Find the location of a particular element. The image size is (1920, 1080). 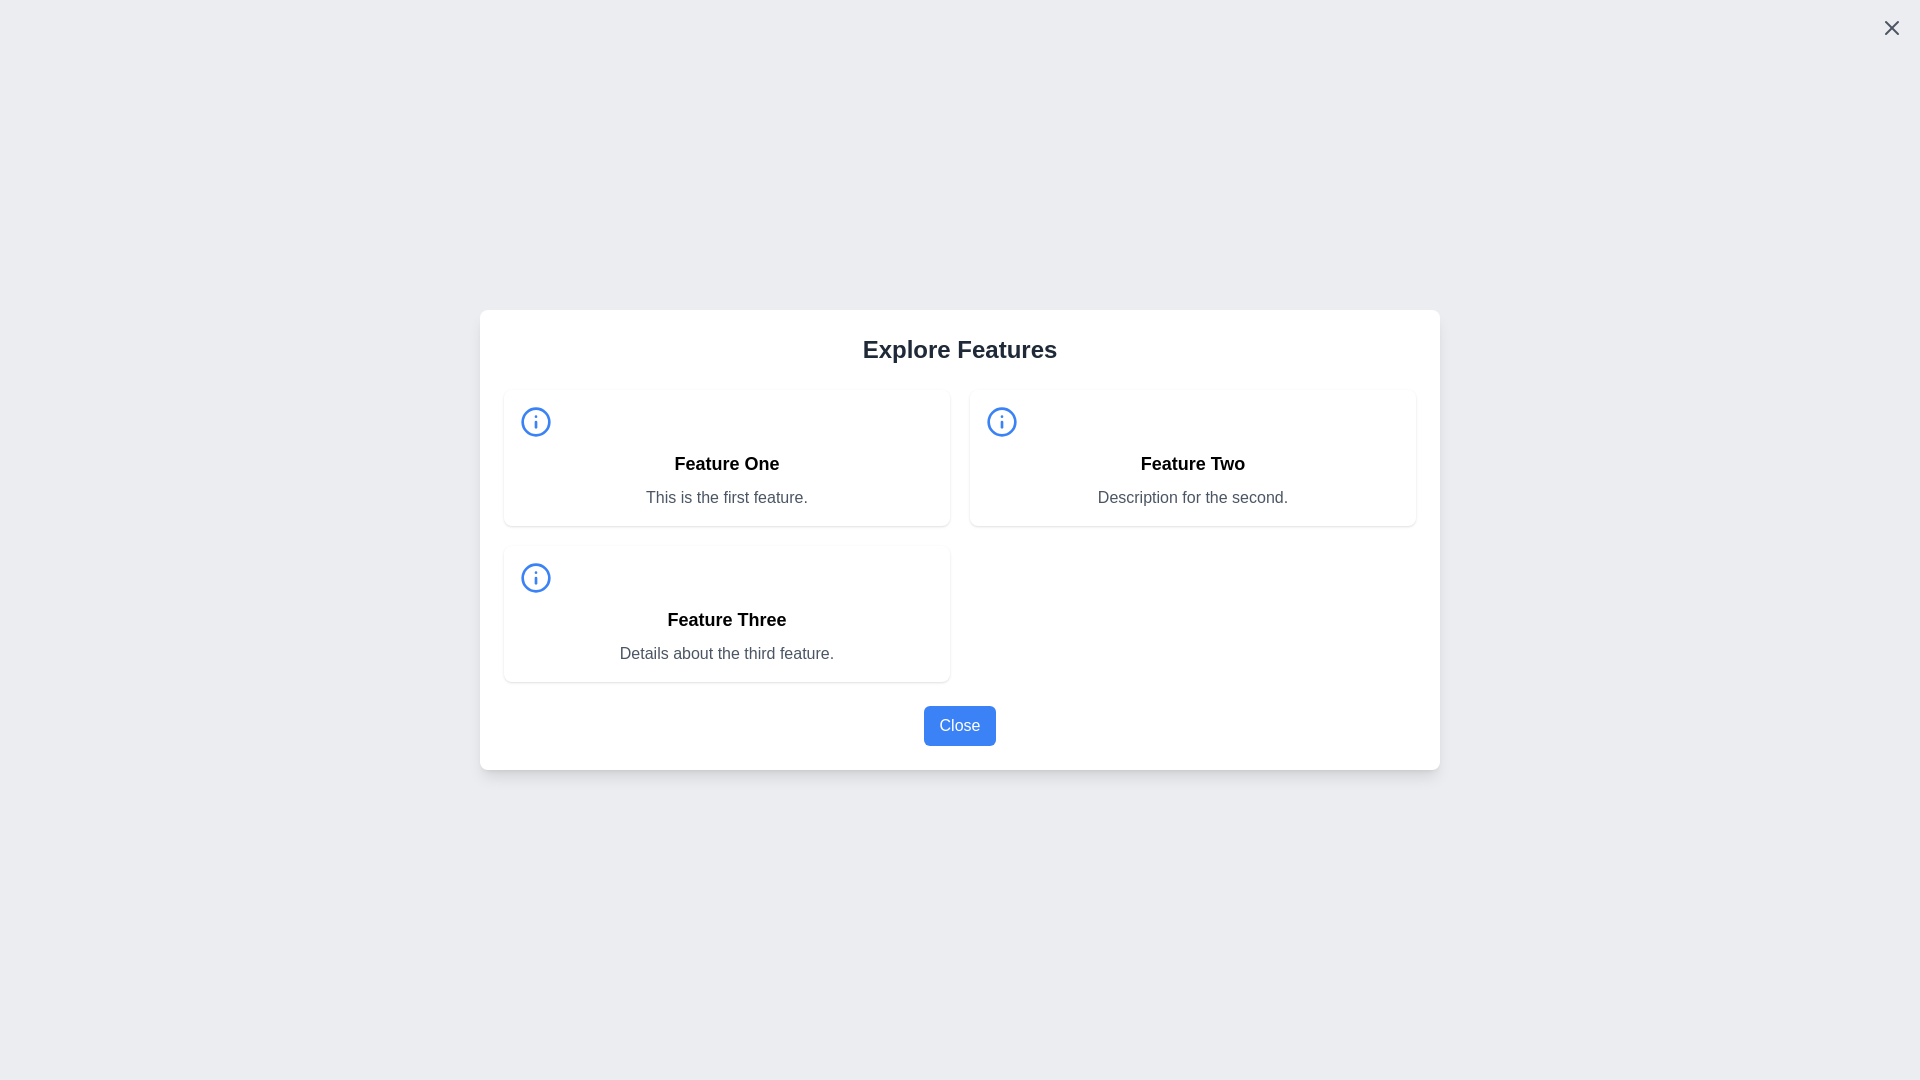

the close button located at the top-right corner of the interface, which dismisses the feature exploration interface and changes its color is located at coordinates (1890, 27).